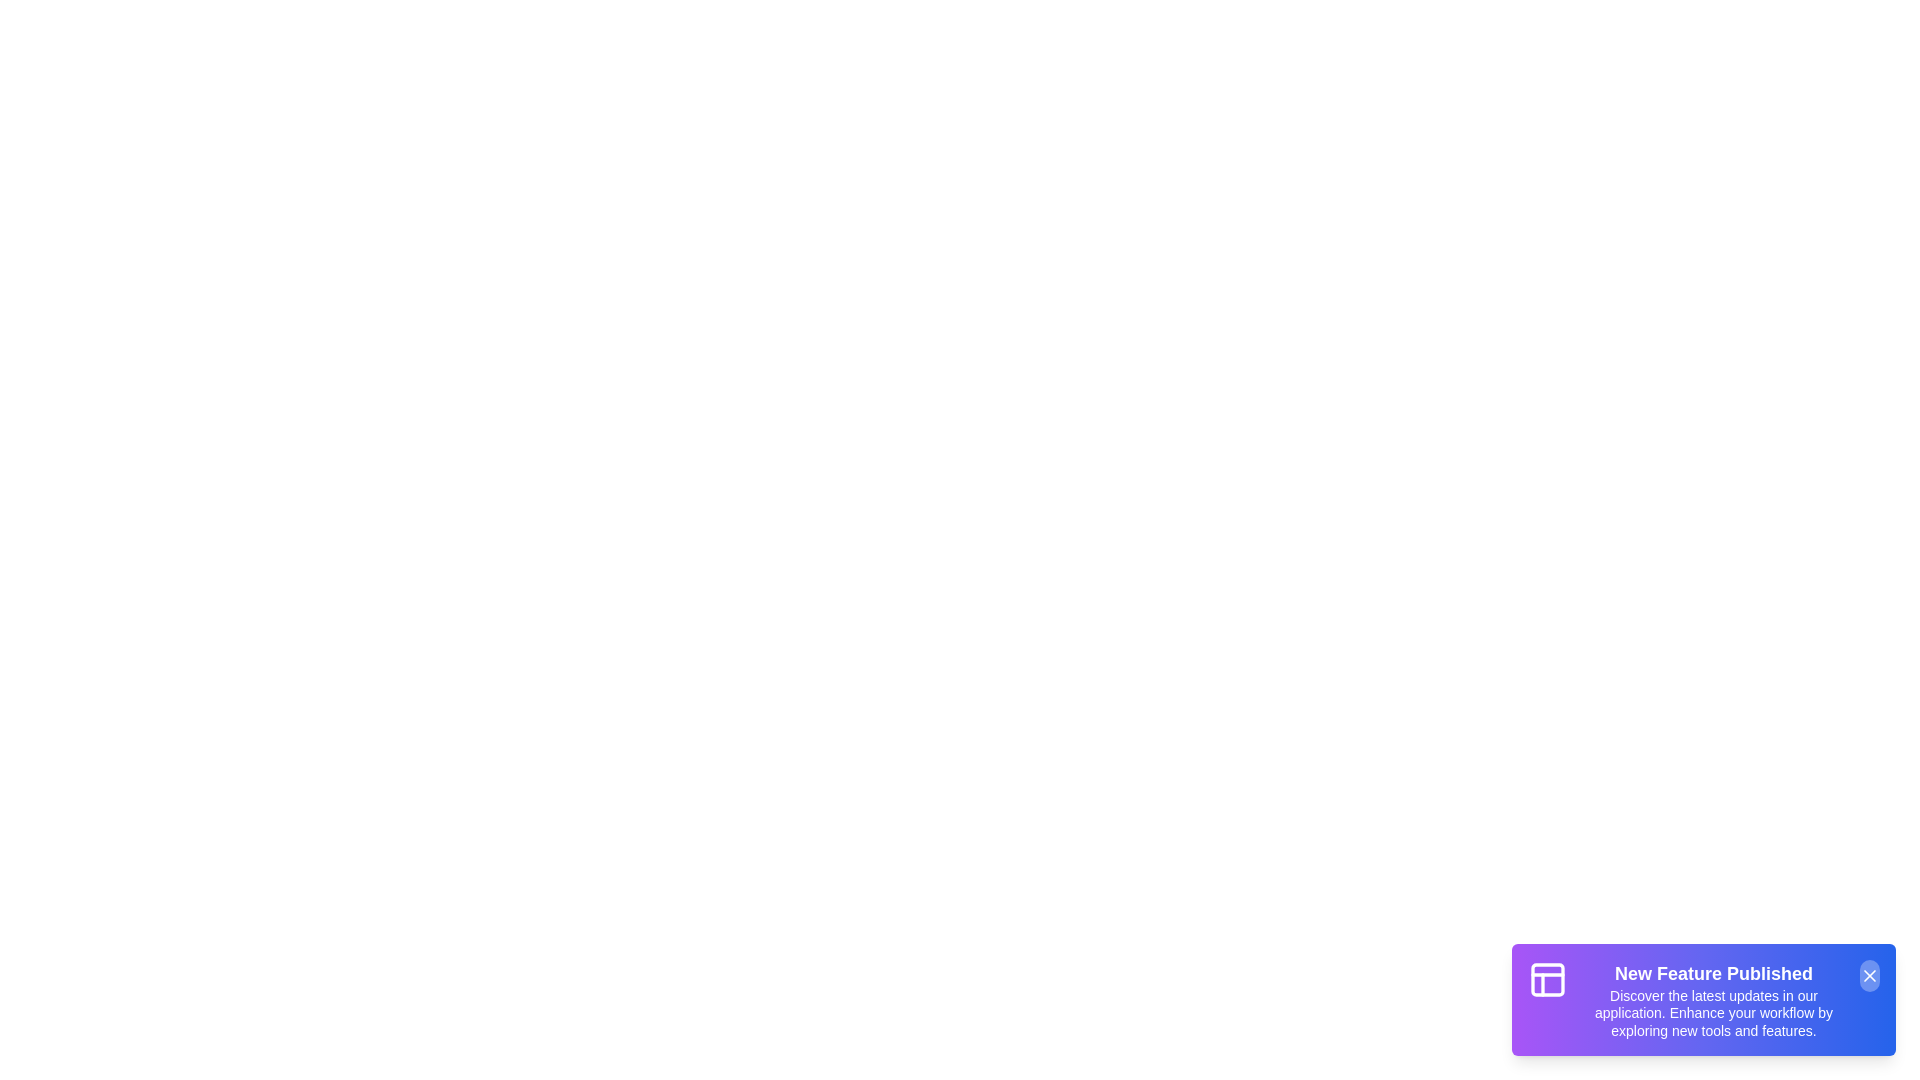  What do you see at coordinates (1869, 974) in the screenshot?
I see `the close button of the snackbar to close it` at bounding box center [1869, 974].